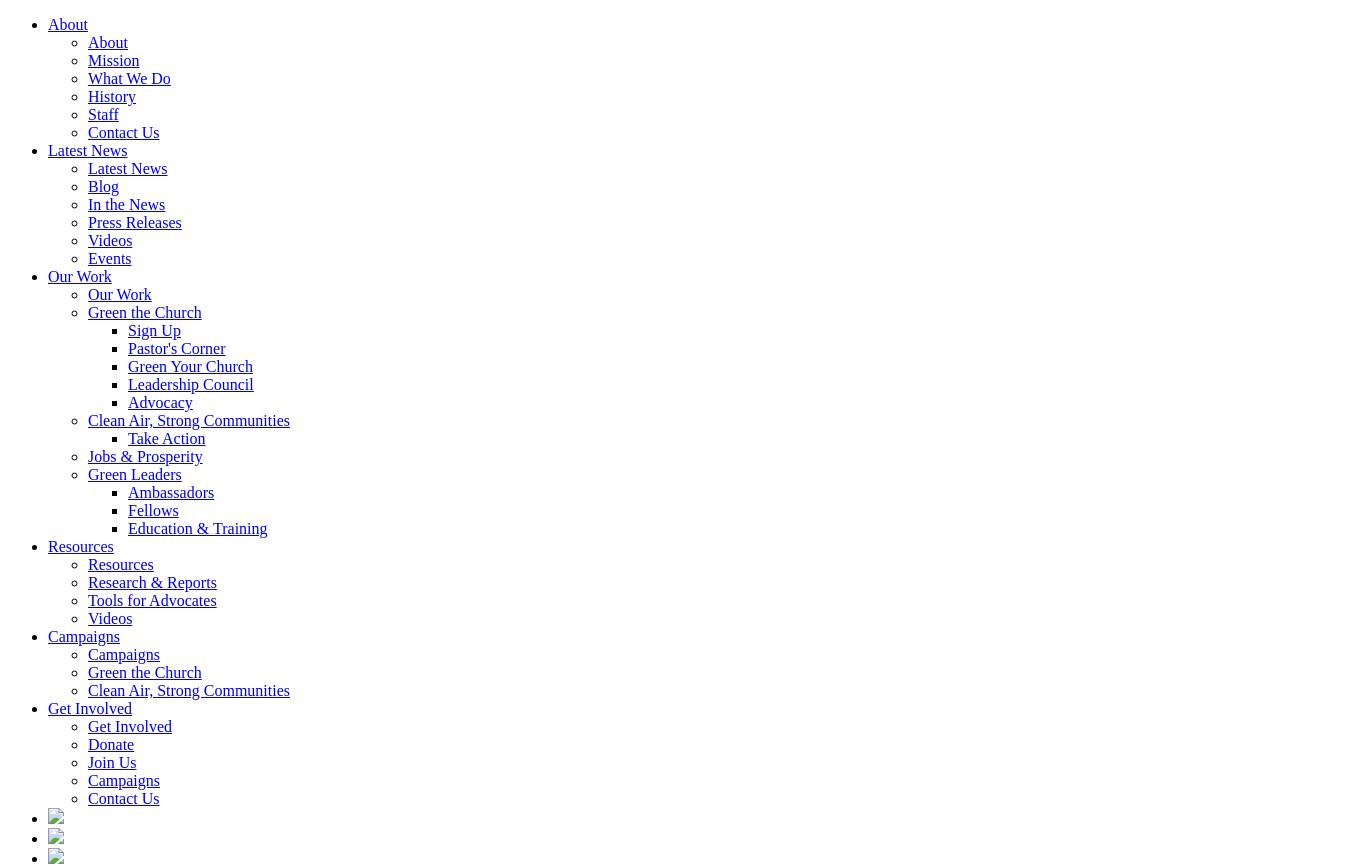 The width and height of the screenshot is (1366, 866). I want to click on 'Fellows', so click(151, 510).